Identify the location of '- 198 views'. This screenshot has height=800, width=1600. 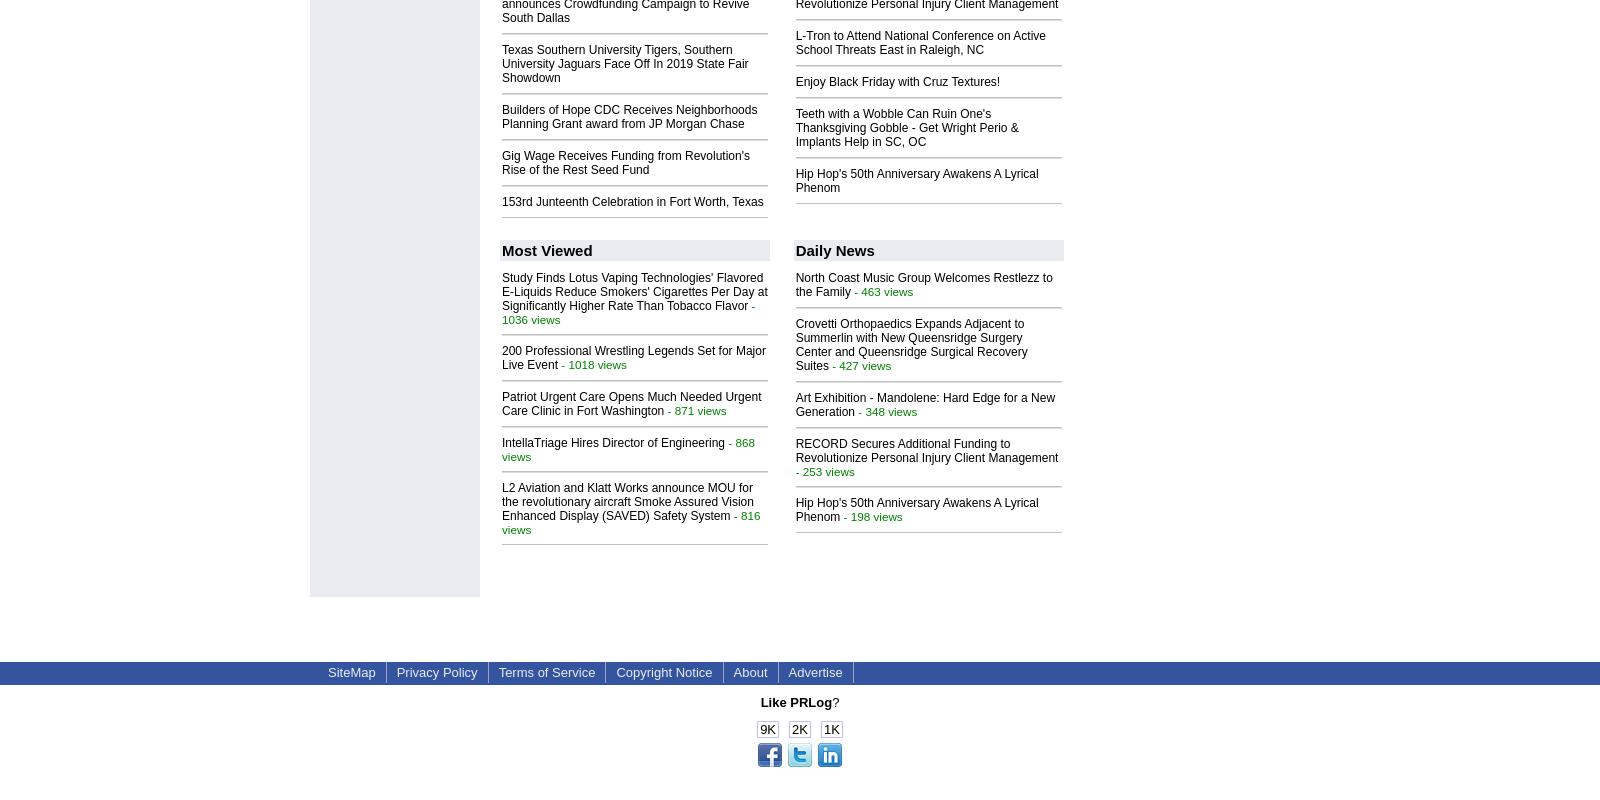
(870, 514).